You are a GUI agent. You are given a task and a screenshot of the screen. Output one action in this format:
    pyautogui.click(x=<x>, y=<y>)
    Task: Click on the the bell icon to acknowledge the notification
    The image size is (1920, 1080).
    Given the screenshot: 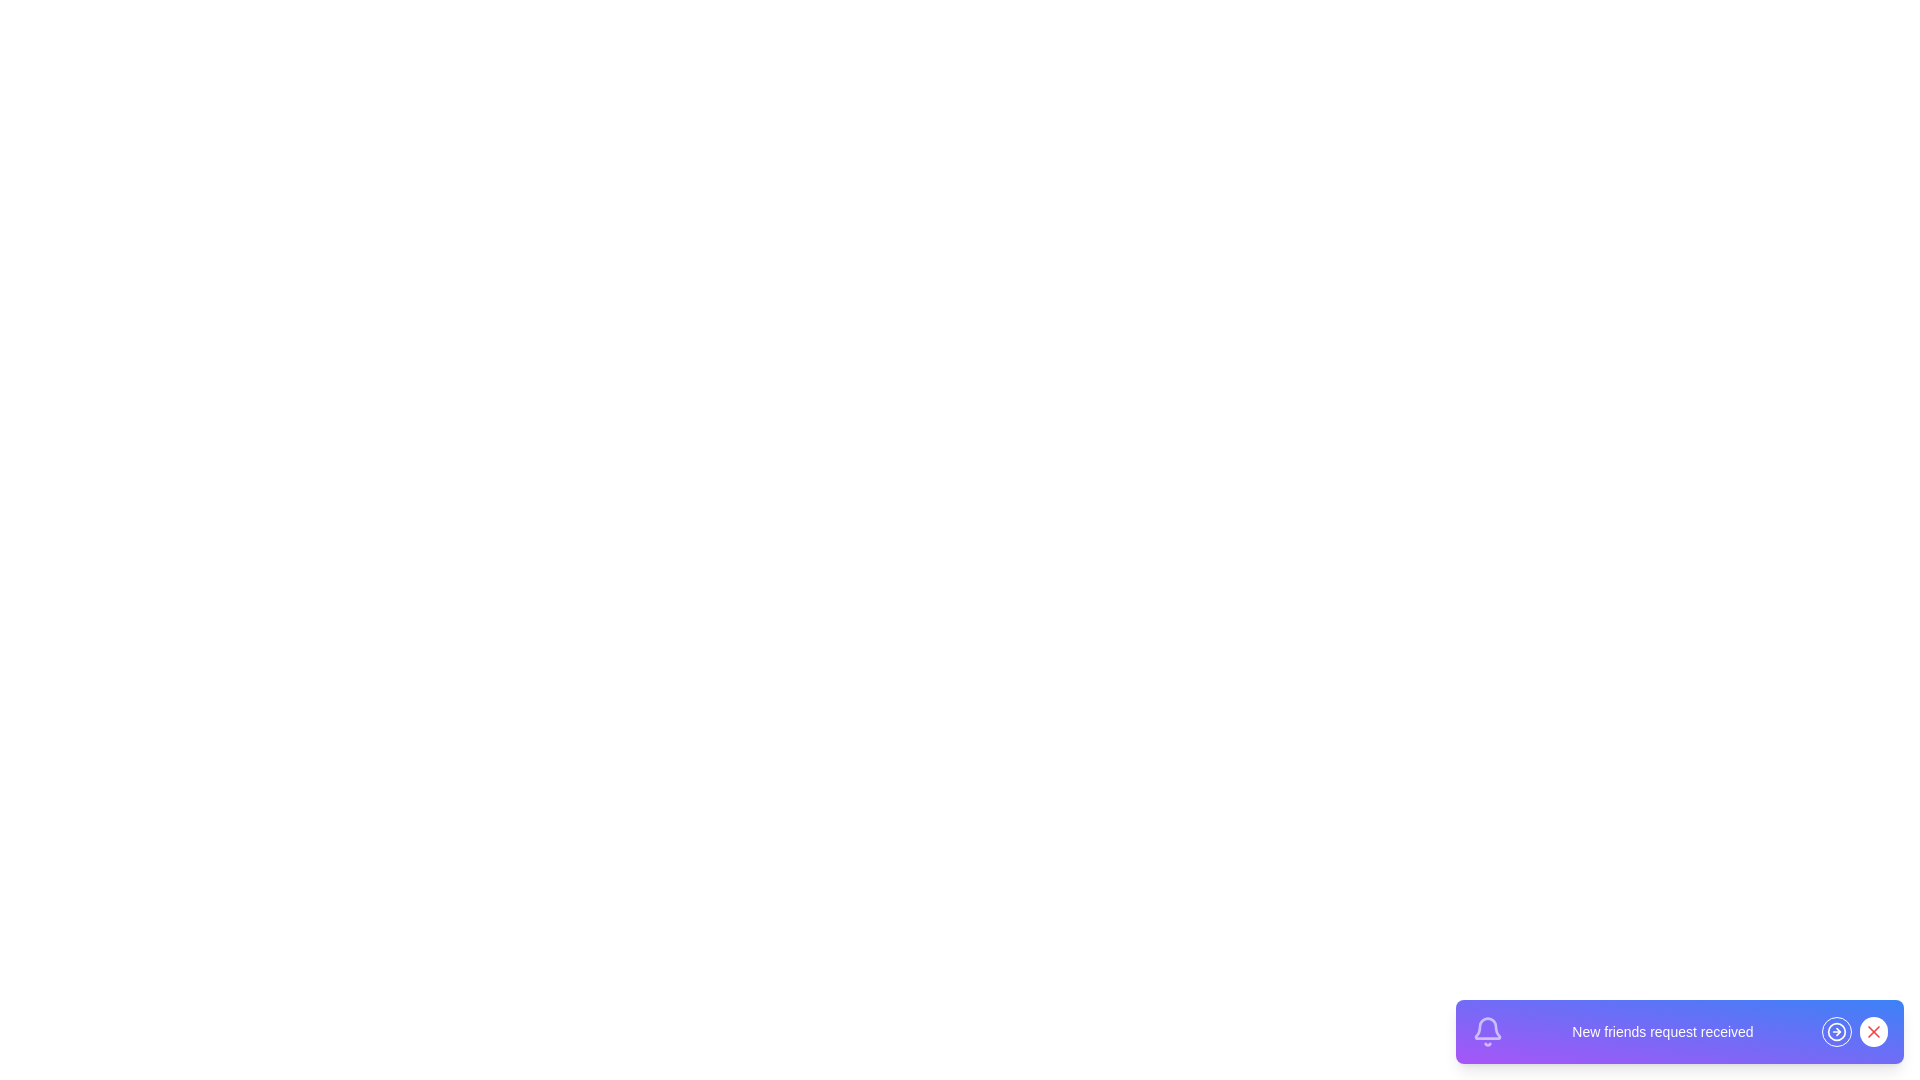 What is the action you would take?
    pyautogui.click(x=1488, y=1032)
    